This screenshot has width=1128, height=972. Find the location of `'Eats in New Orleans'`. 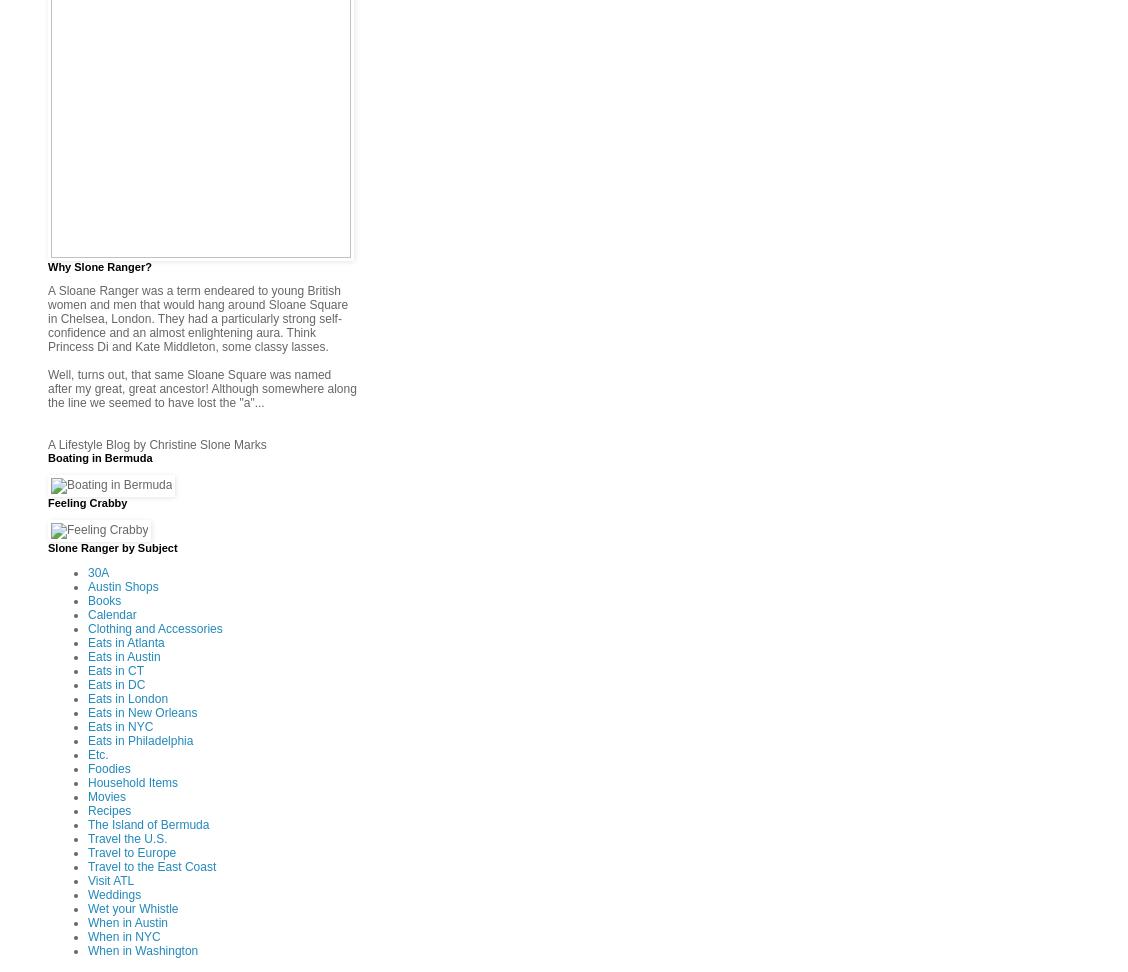

'Eats in New Orleans' is located at coordinates (141, 710).